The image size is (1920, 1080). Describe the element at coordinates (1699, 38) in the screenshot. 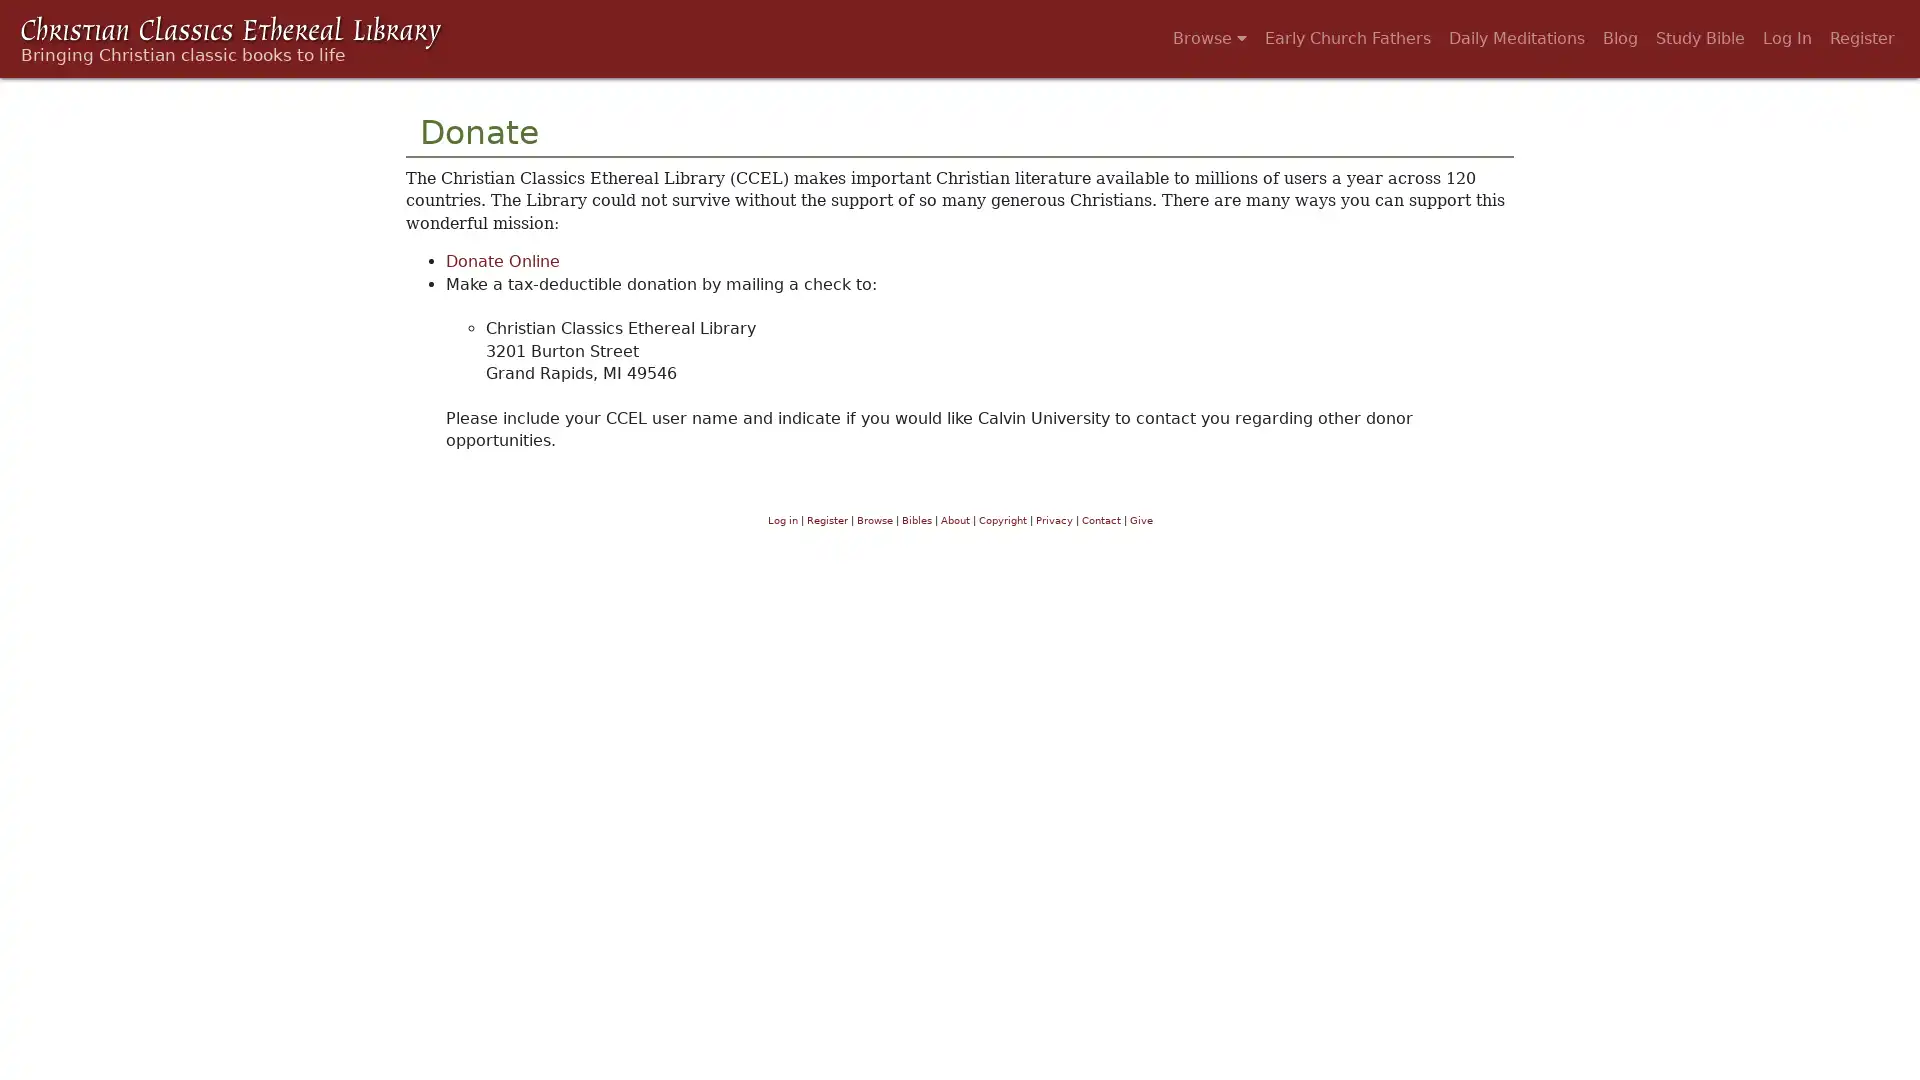

I see `Study Bible` at that location.